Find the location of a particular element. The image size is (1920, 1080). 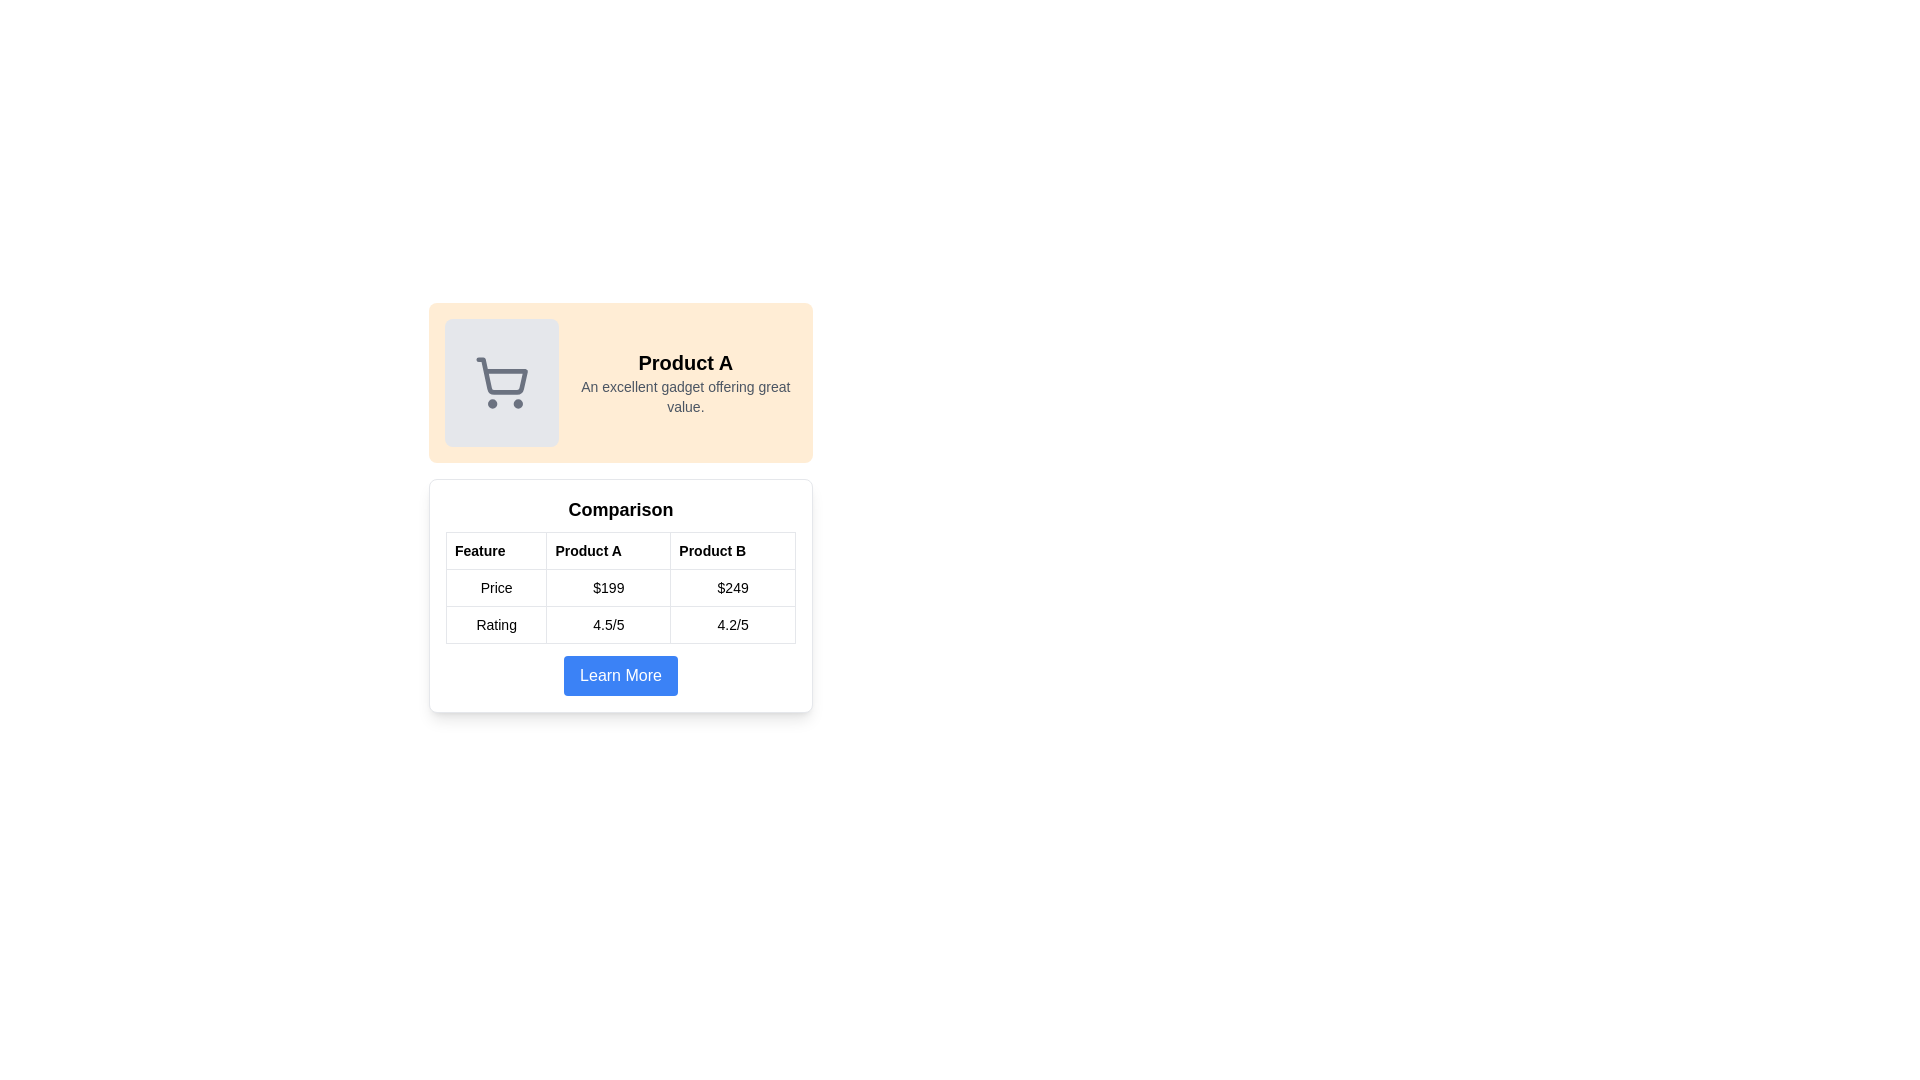

static text display showing the price '$249' for 'Product B' in the comparison table is located at coordinates (732, 586).